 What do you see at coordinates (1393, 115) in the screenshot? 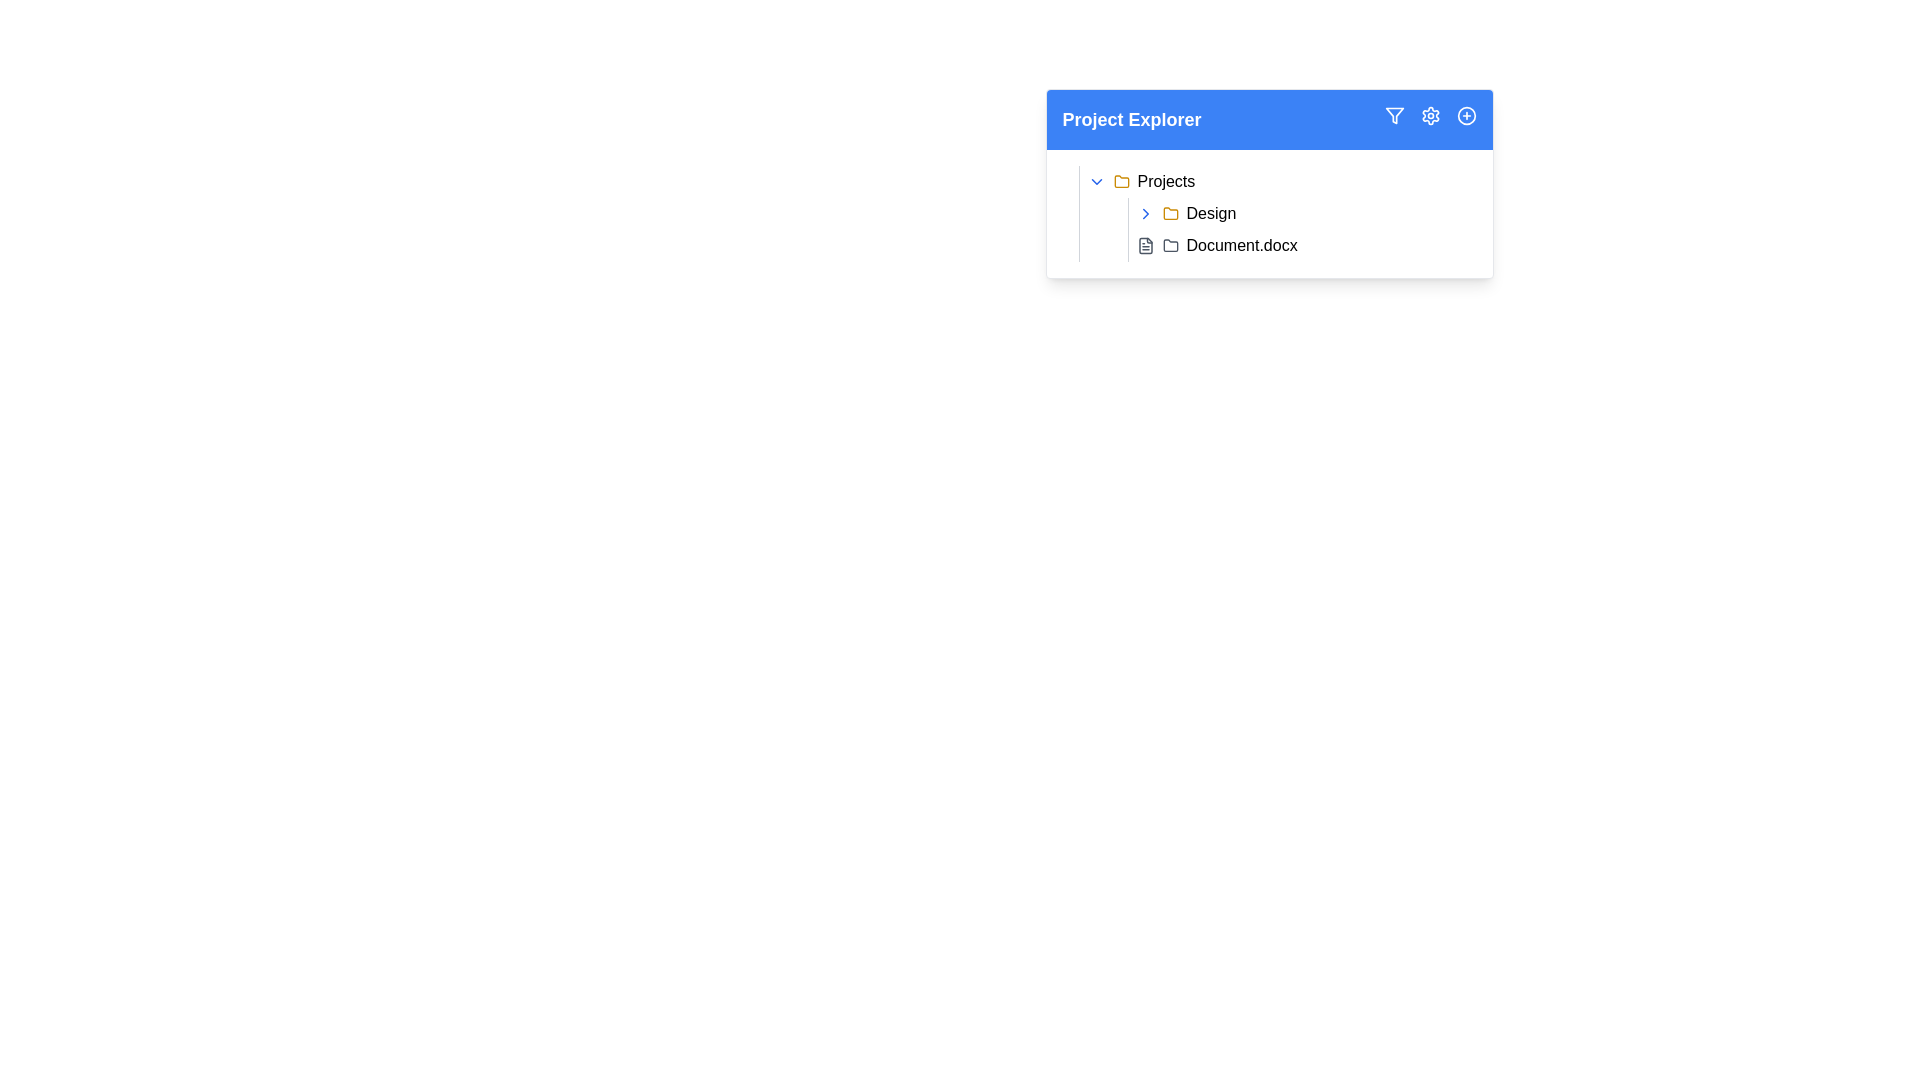
I see `the filter funnel icon located at the top-right corner of the blue header bar labeled 'Project Explorer'` at bounding box center [1393, 115].